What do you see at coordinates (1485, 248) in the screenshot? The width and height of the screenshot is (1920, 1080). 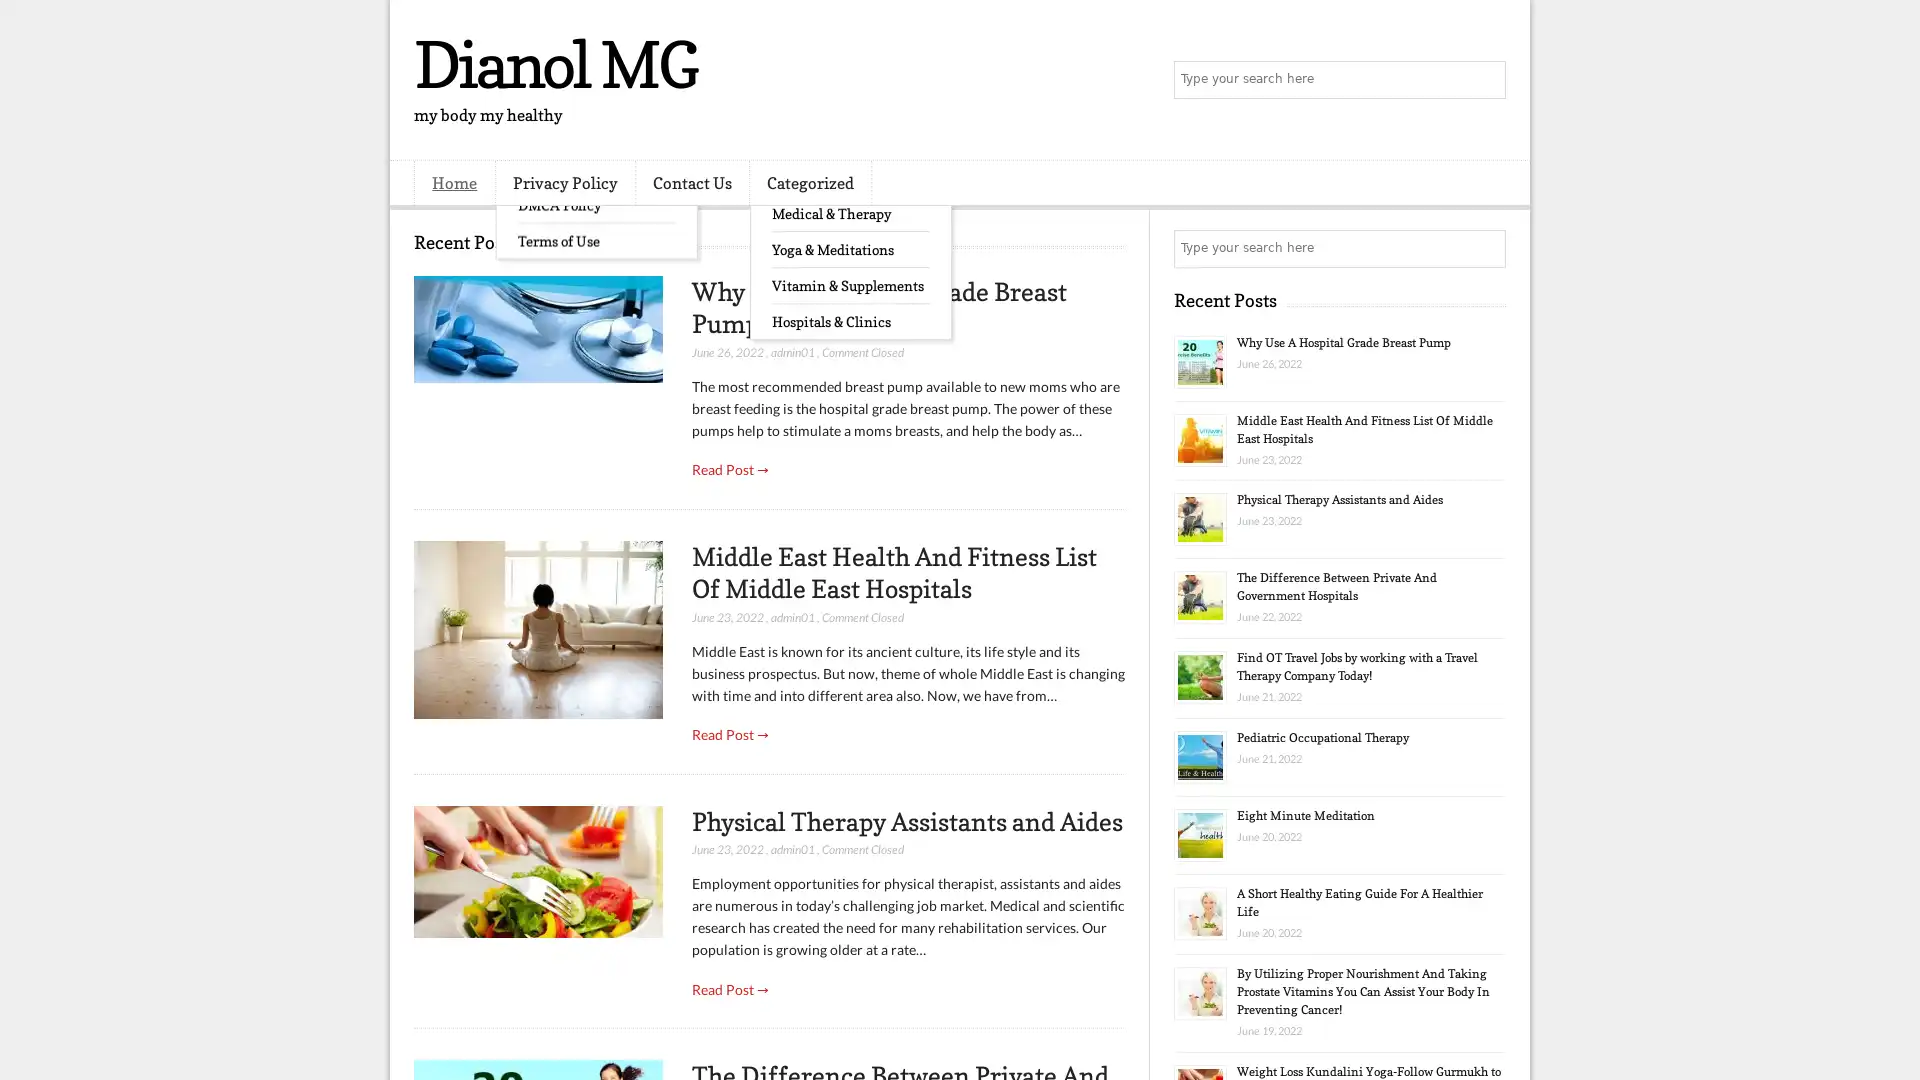 I see `Search` at bounding box center [1485, 248].